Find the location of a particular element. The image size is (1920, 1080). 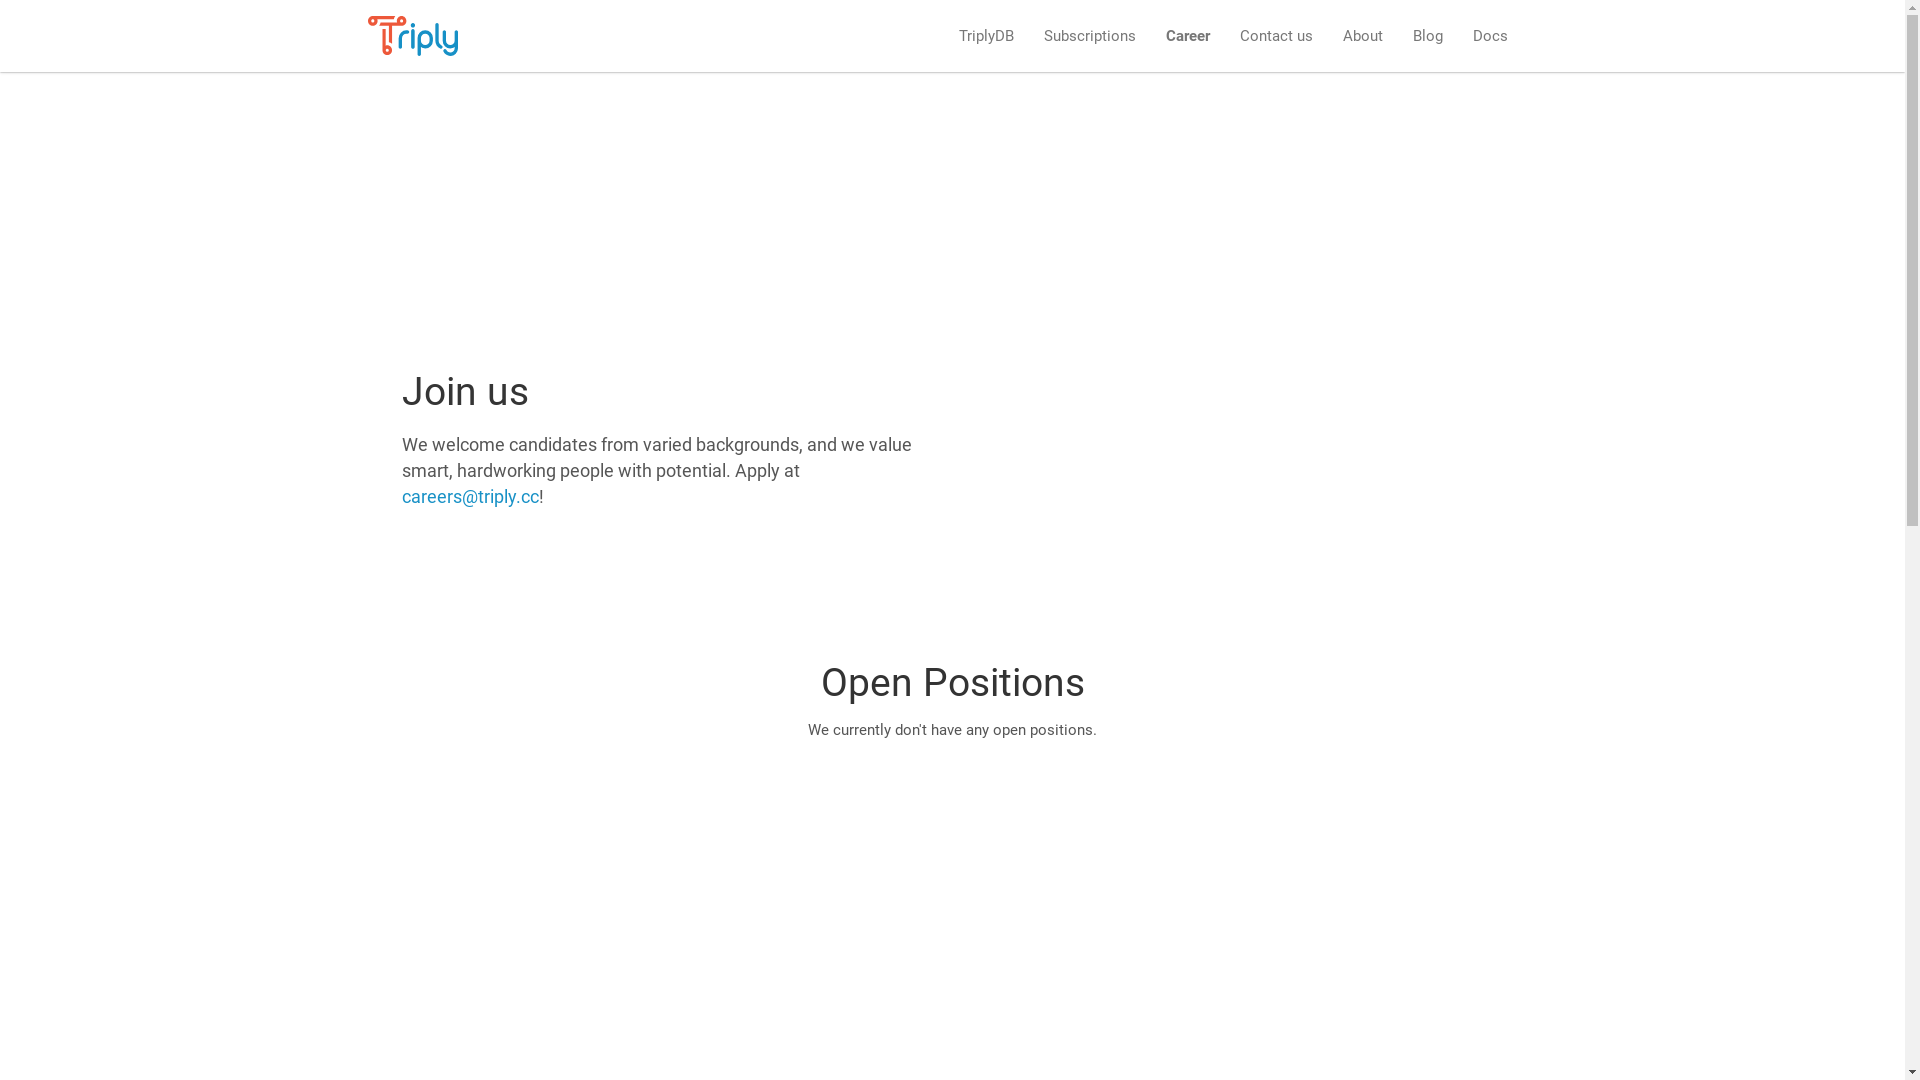

'Blog' is located at coordinates (1427, 35).